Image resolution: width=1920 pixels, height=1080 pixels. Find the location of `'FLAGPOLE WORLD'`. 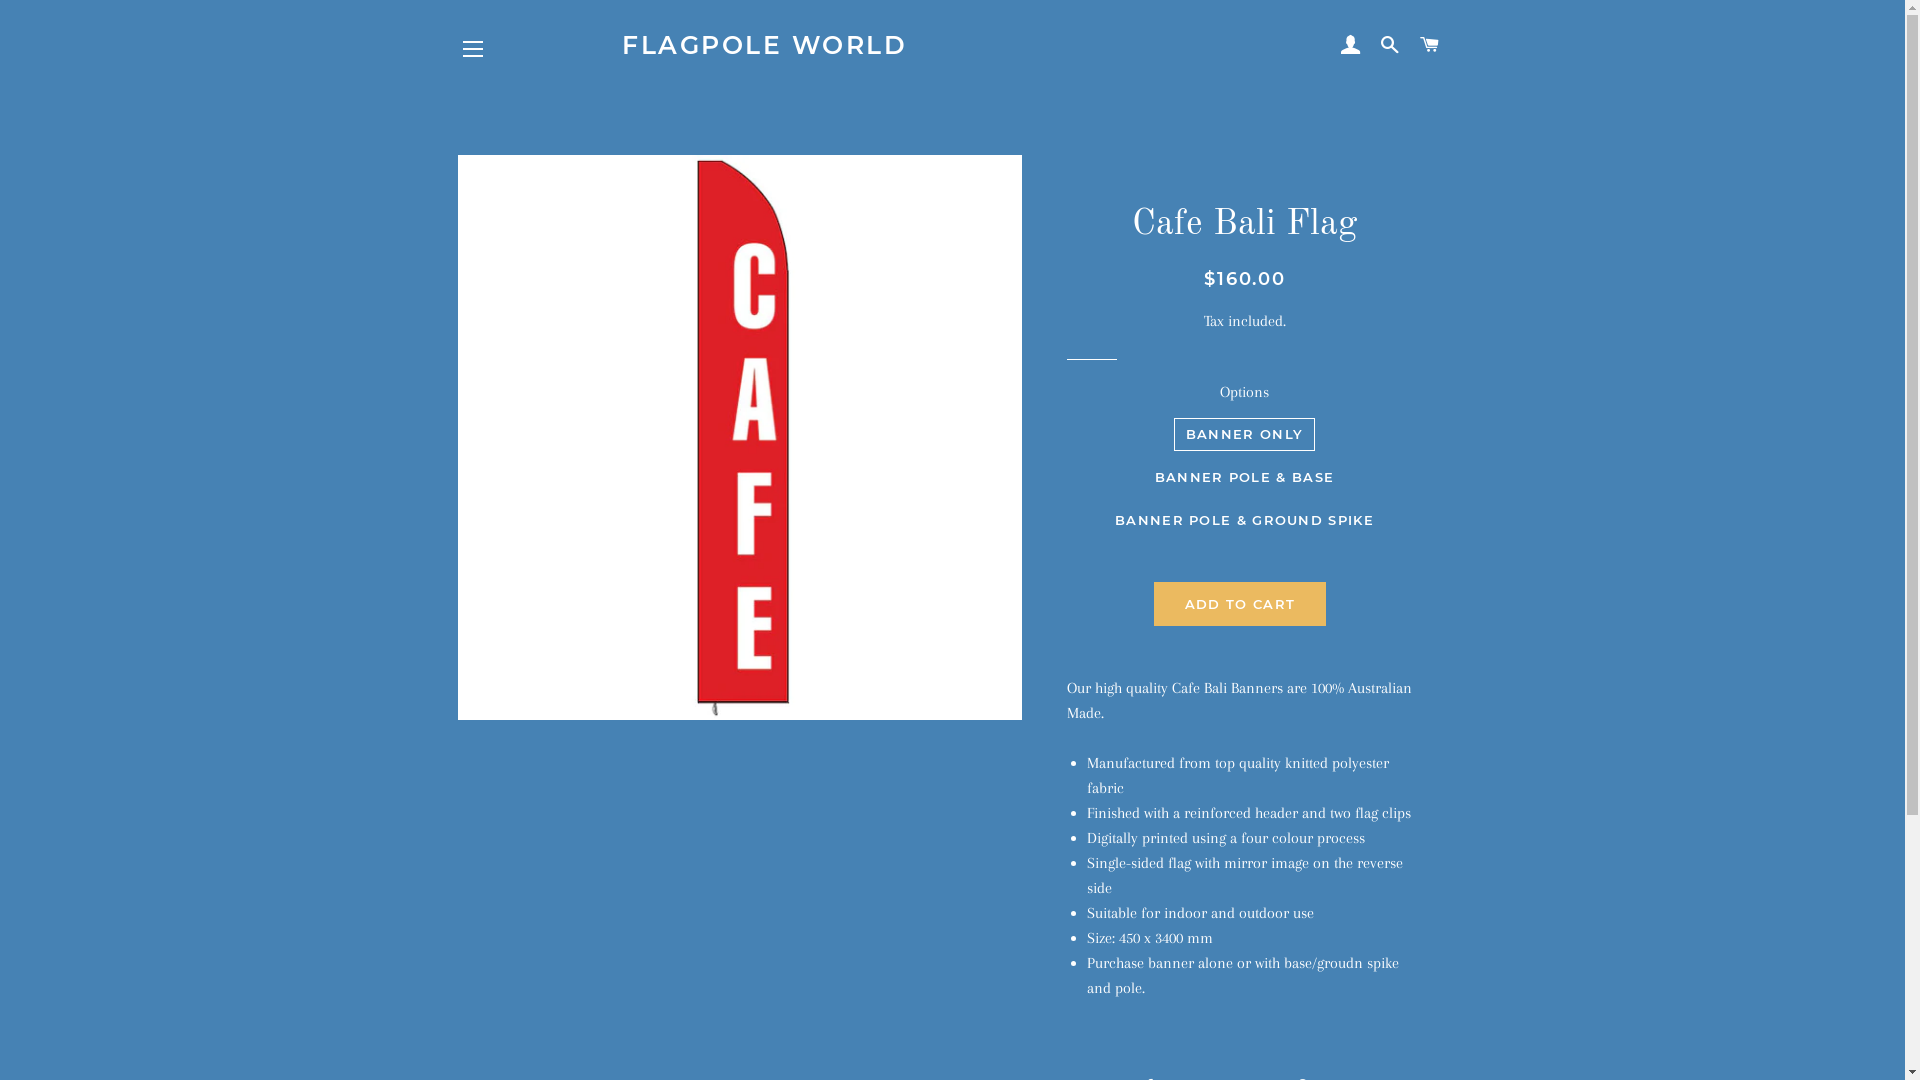

'FLAGPOLE WORLD' is located at coordinates (950, 45).